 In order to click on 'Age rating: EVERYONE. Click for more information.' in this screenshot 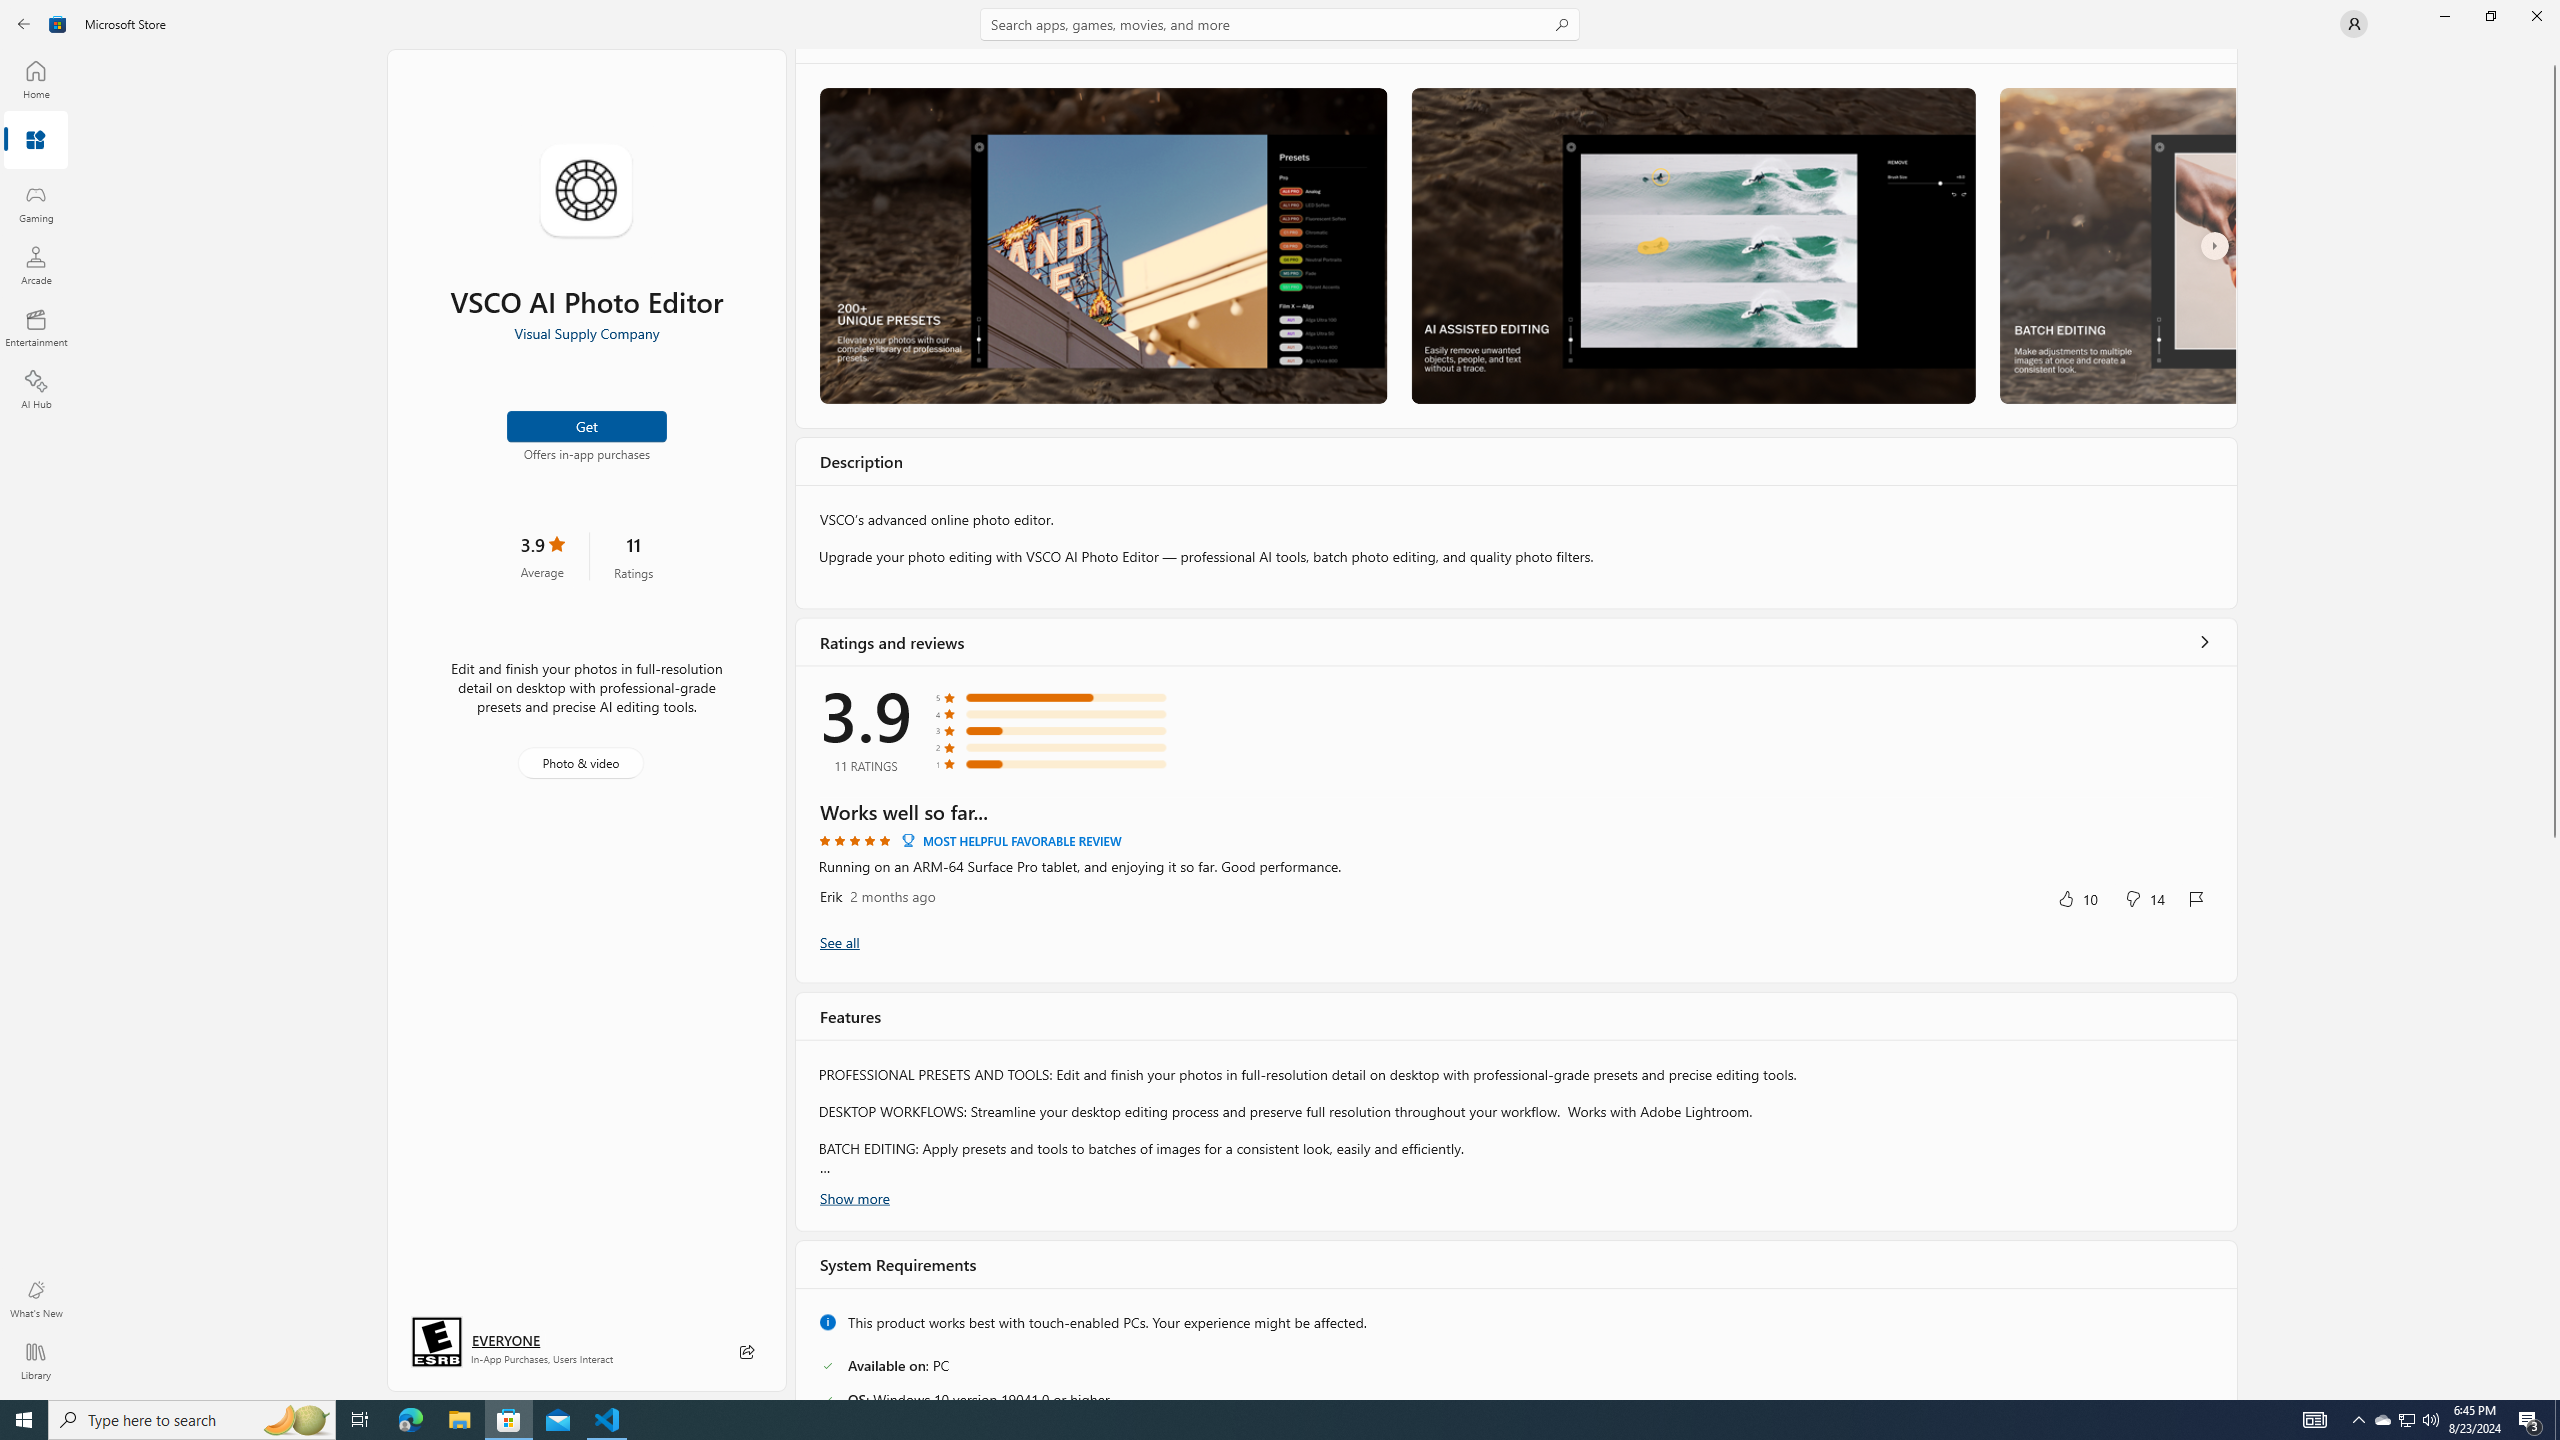, I will do `click(505, 1340)`.